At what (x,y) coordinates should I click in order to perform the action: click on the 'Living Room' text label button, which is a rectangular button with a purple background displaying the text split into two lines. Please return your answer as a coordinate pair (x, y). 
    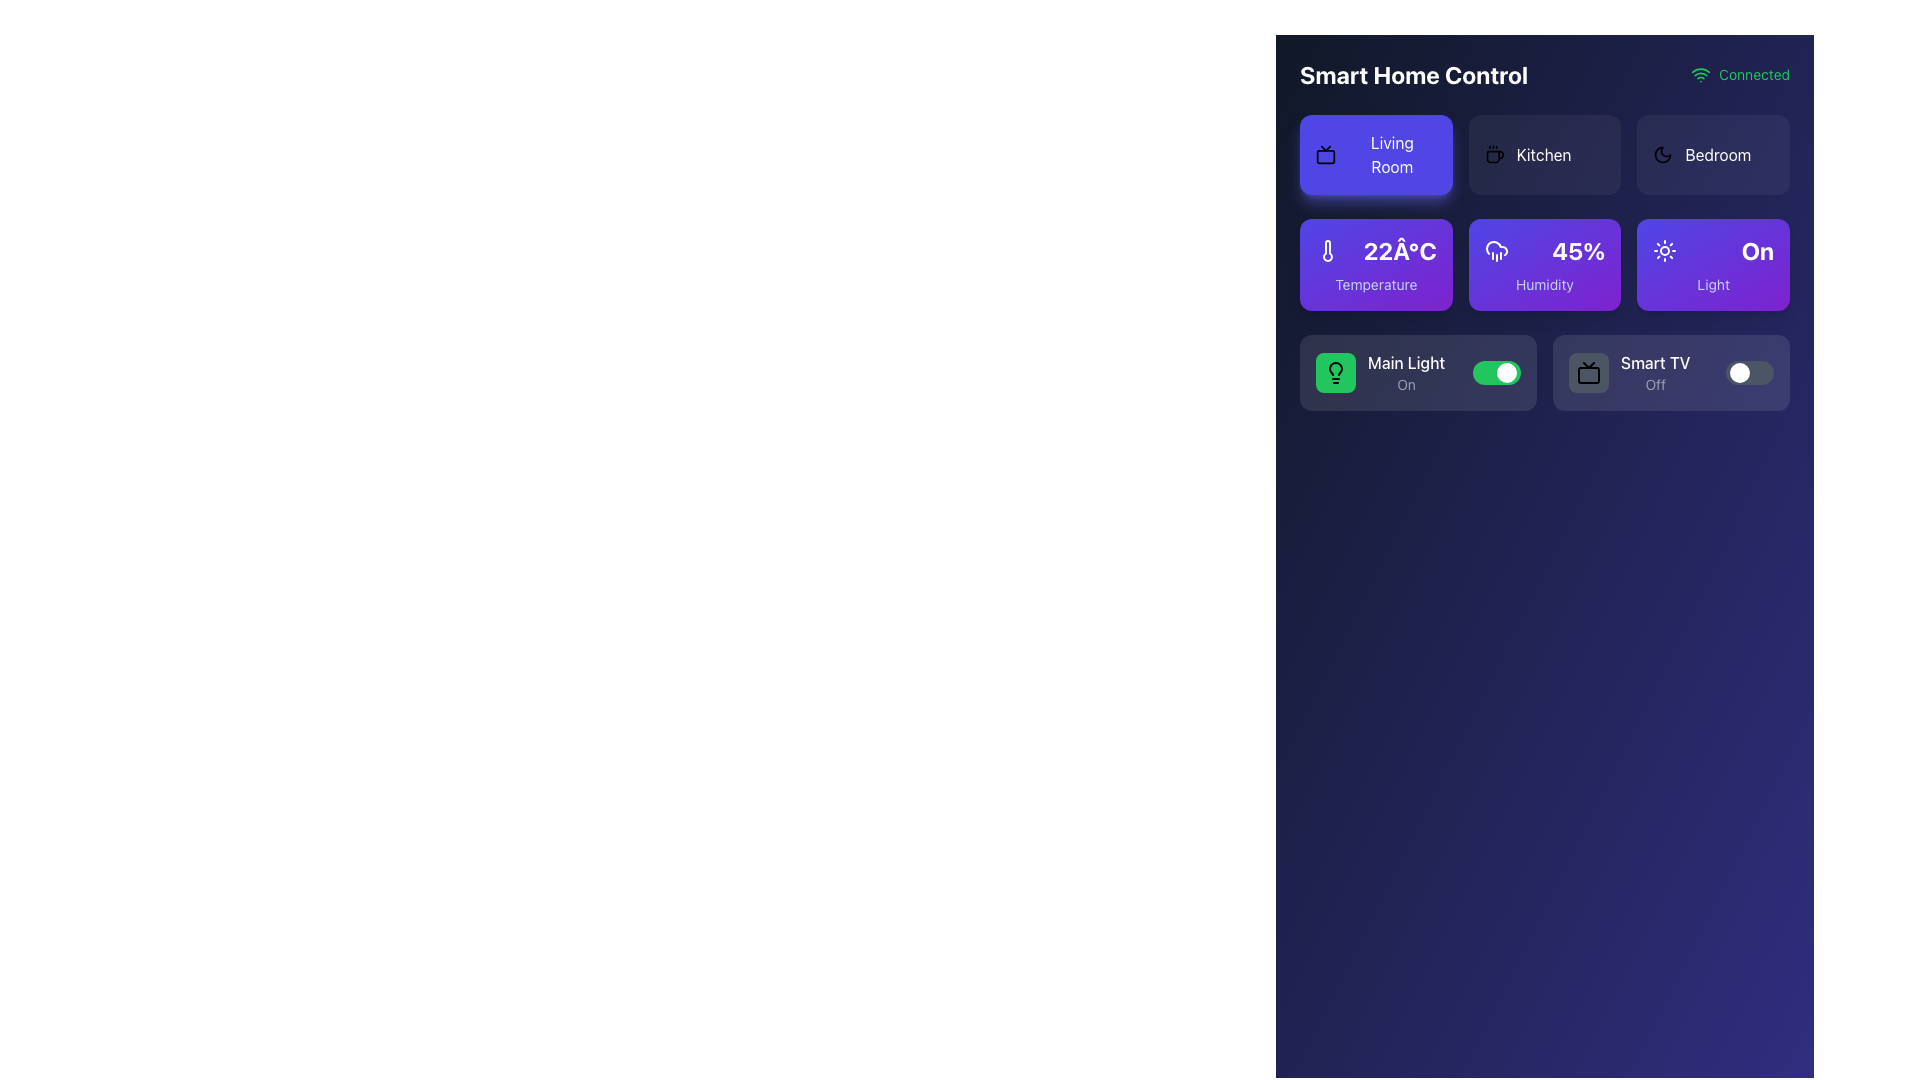
    Looking at the image, I should click on (1391, 153).